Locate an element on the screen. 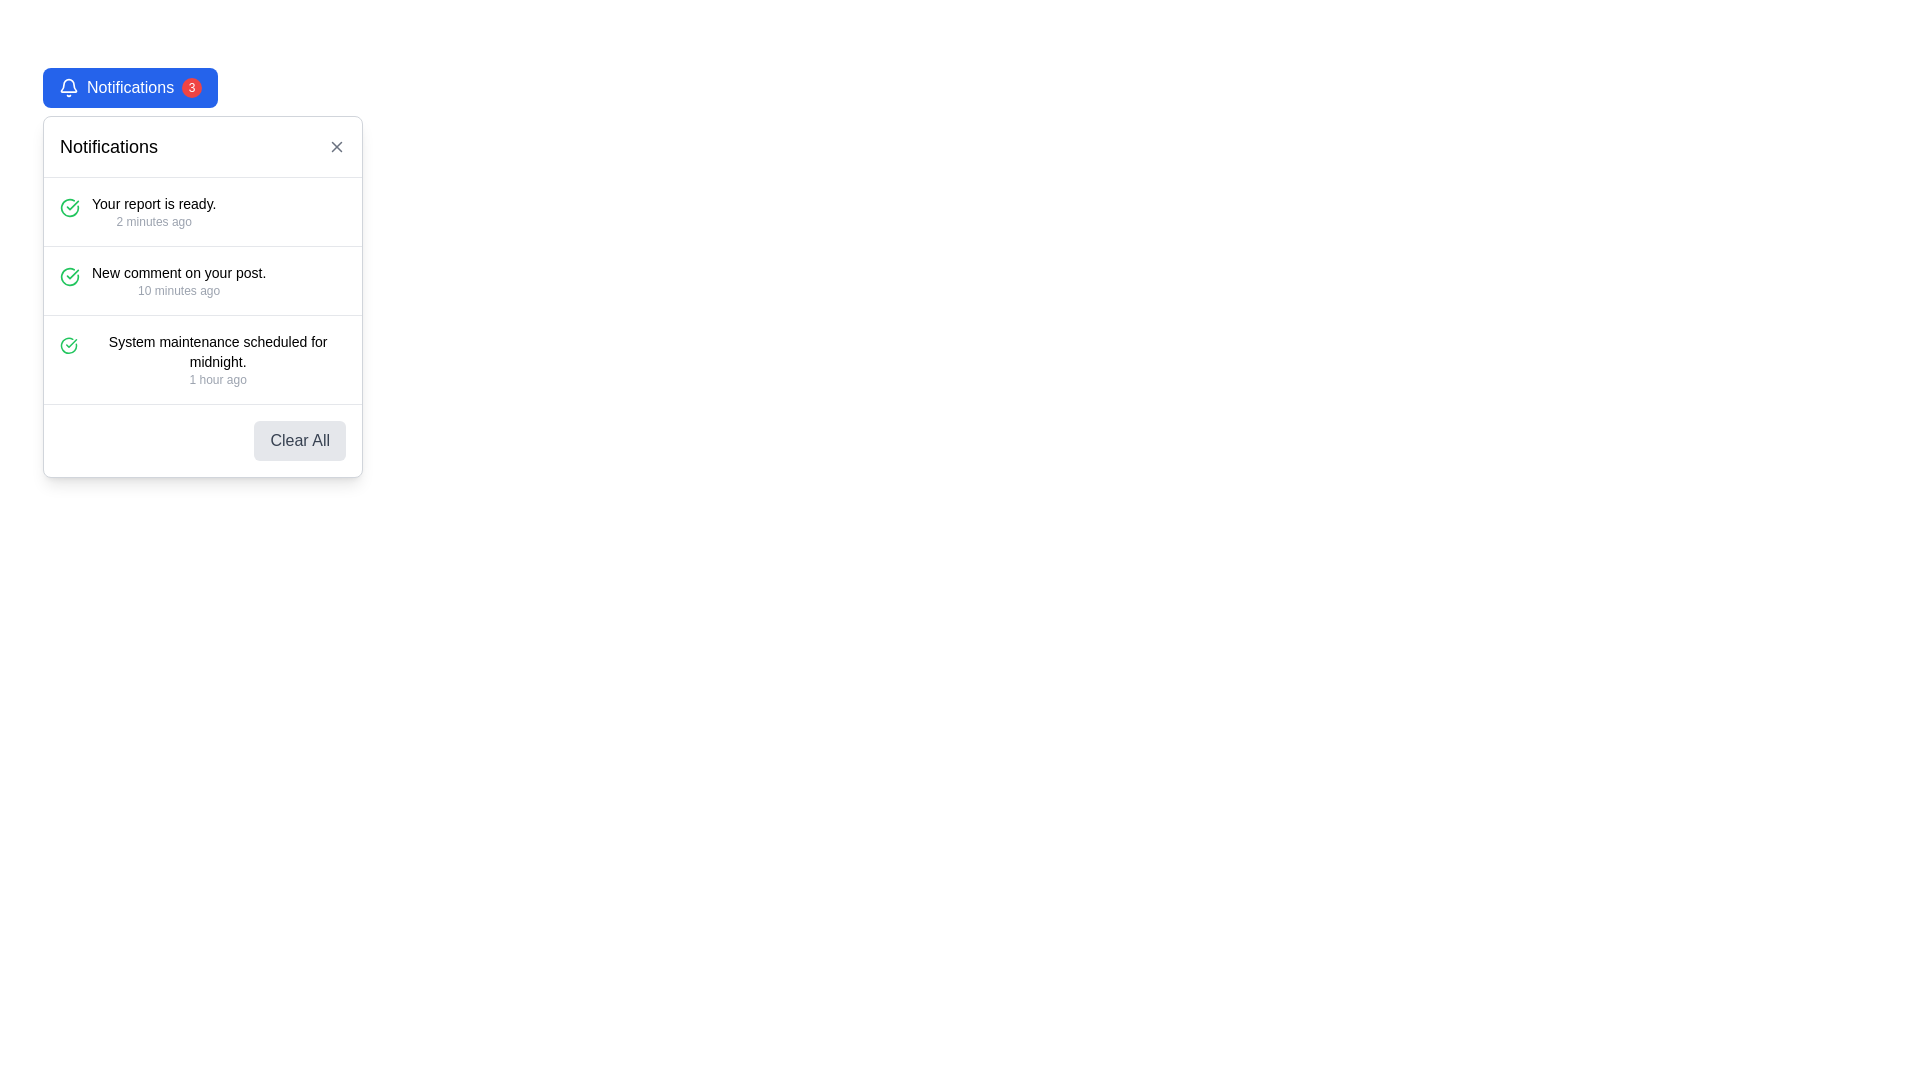  the notification indicating a new comment on a user's post, which is the second entry in the notification list is located at coordinates (179, 281).